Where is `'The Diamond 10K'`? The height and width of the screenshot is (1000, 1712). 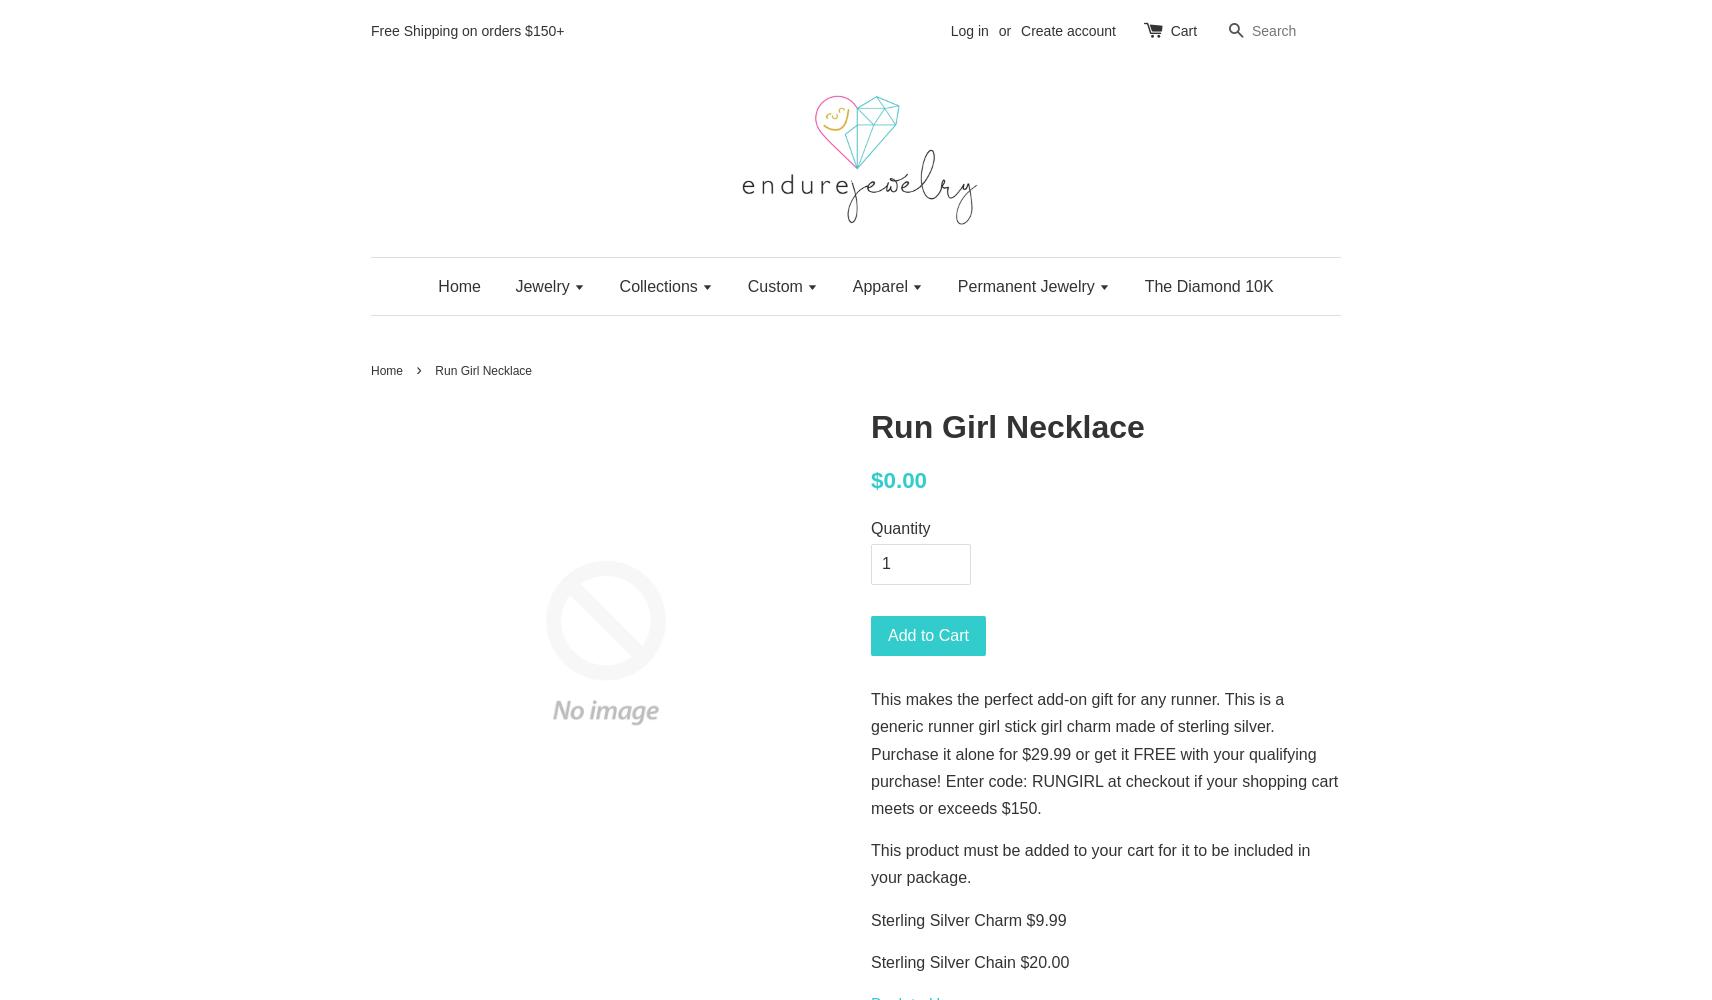 'The Diamond 10K' is located at coordinates (1208, 285).